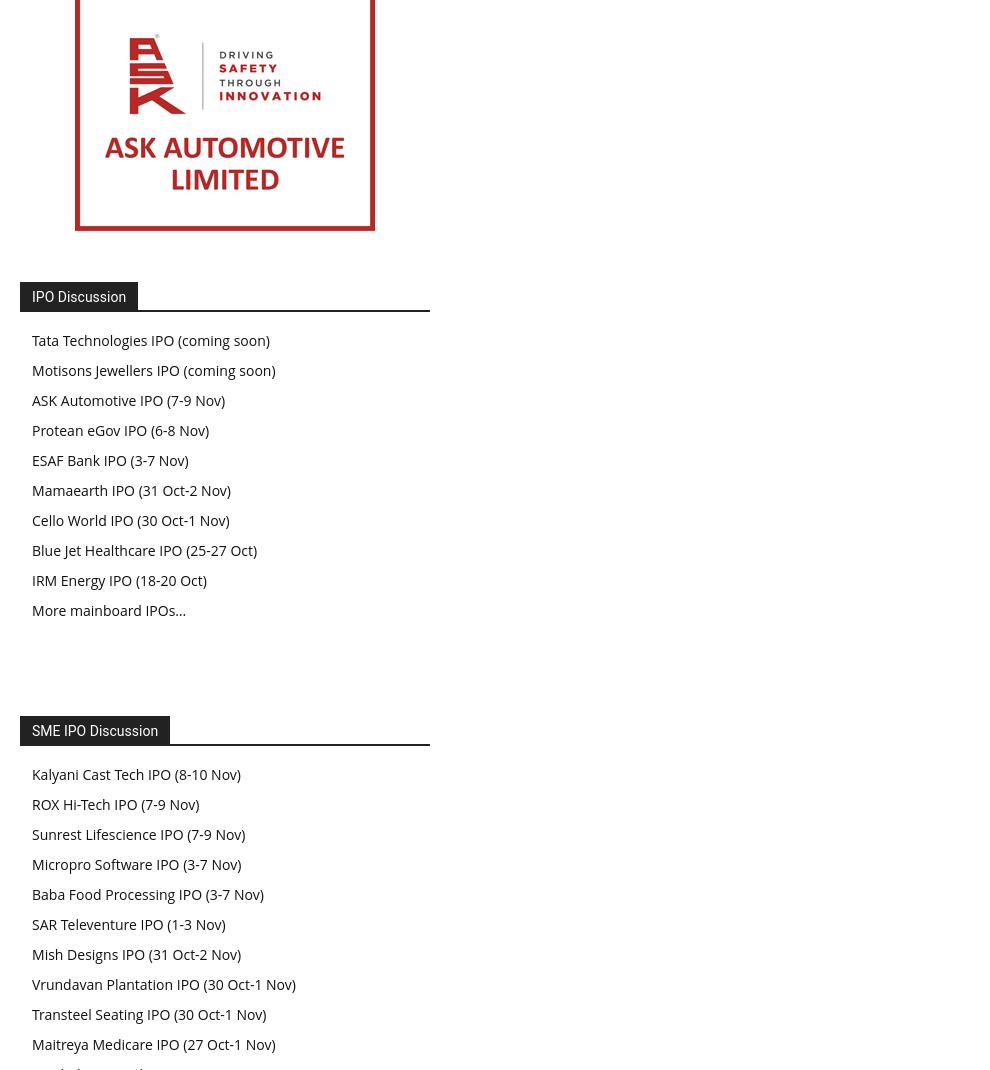  I want to click on 'Baba Food Processing IPO (3-7 Nov)', so click(146, 892).